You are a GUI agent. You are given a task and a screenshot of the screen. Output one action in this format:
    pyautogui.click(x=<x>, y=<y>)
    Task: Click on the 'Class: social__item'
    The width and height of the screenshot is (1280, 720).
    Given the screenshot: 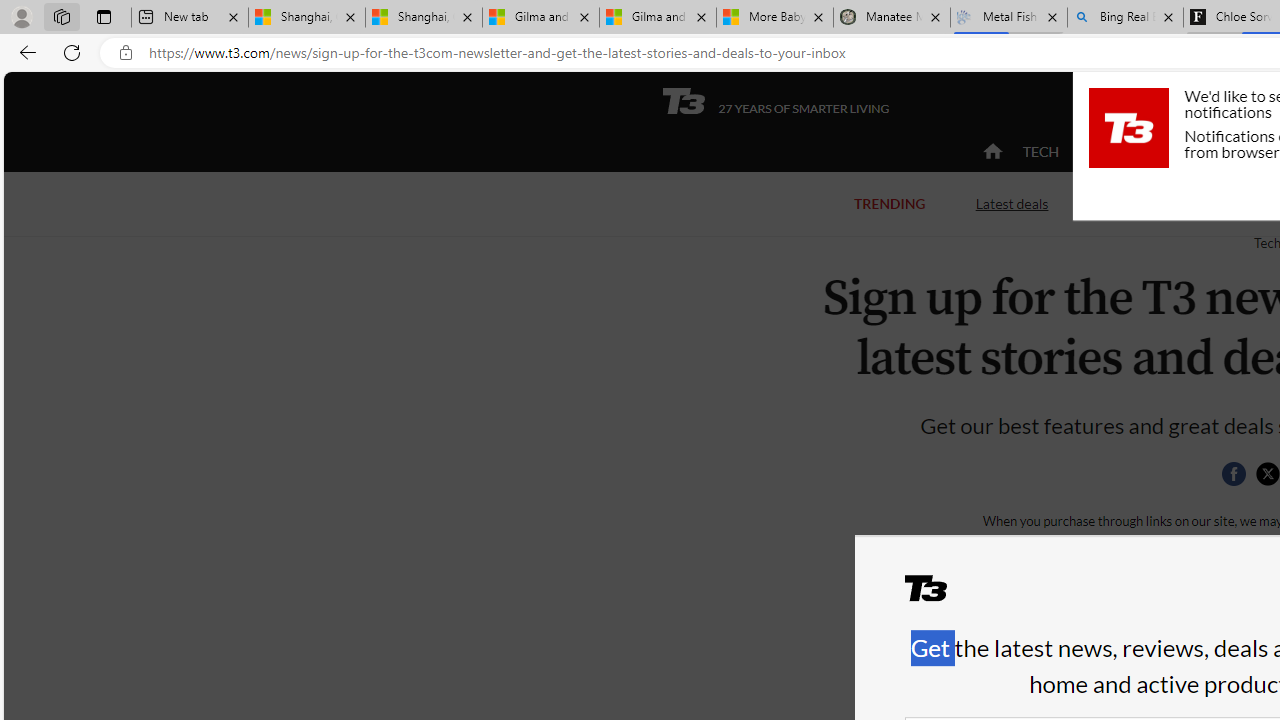 What is the action you would take?
    pyautogui.click(x=1237, y=477)
    